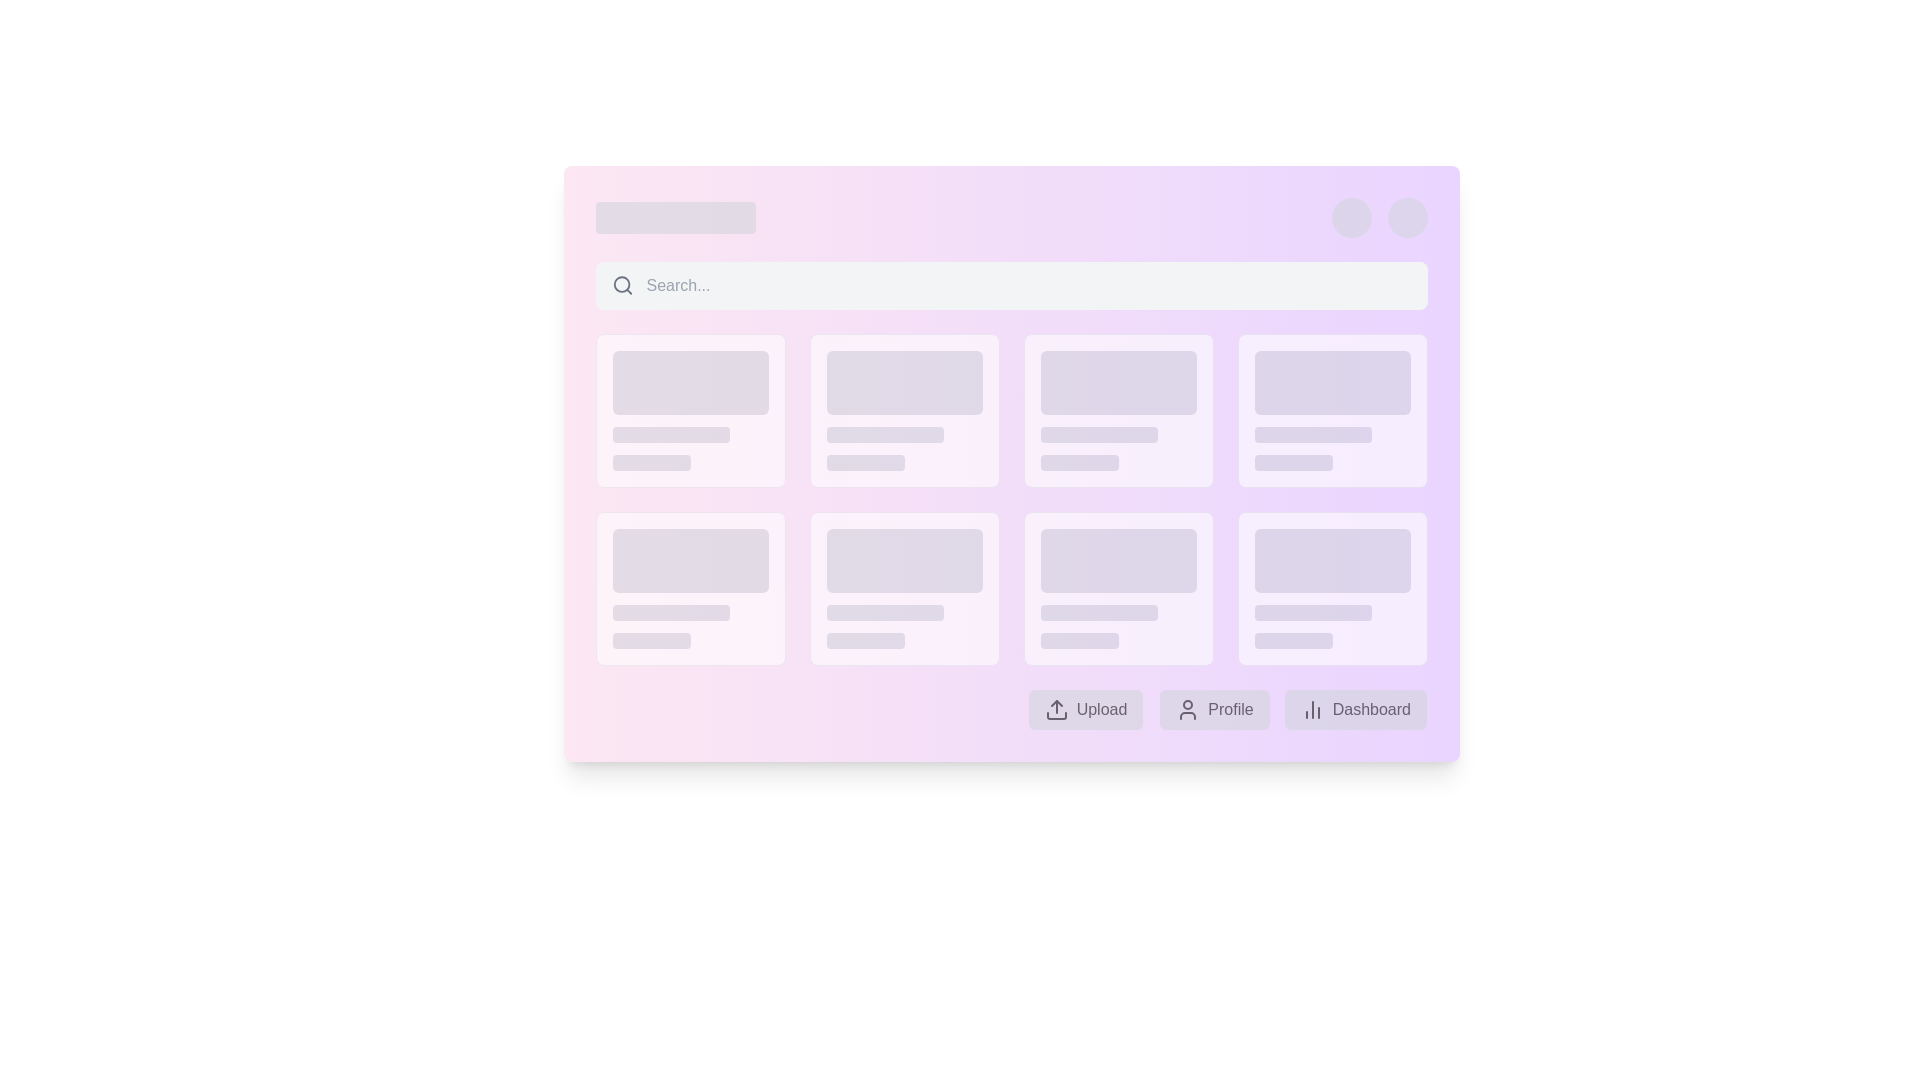 This screenshot has width=1920, height=1080. Describe the element at coordinates (1378, 218) in the screenshot. I see `the Placeholder Graphics loading indicator located in the top-right section of the interface, which visually represents pending content` at that location.